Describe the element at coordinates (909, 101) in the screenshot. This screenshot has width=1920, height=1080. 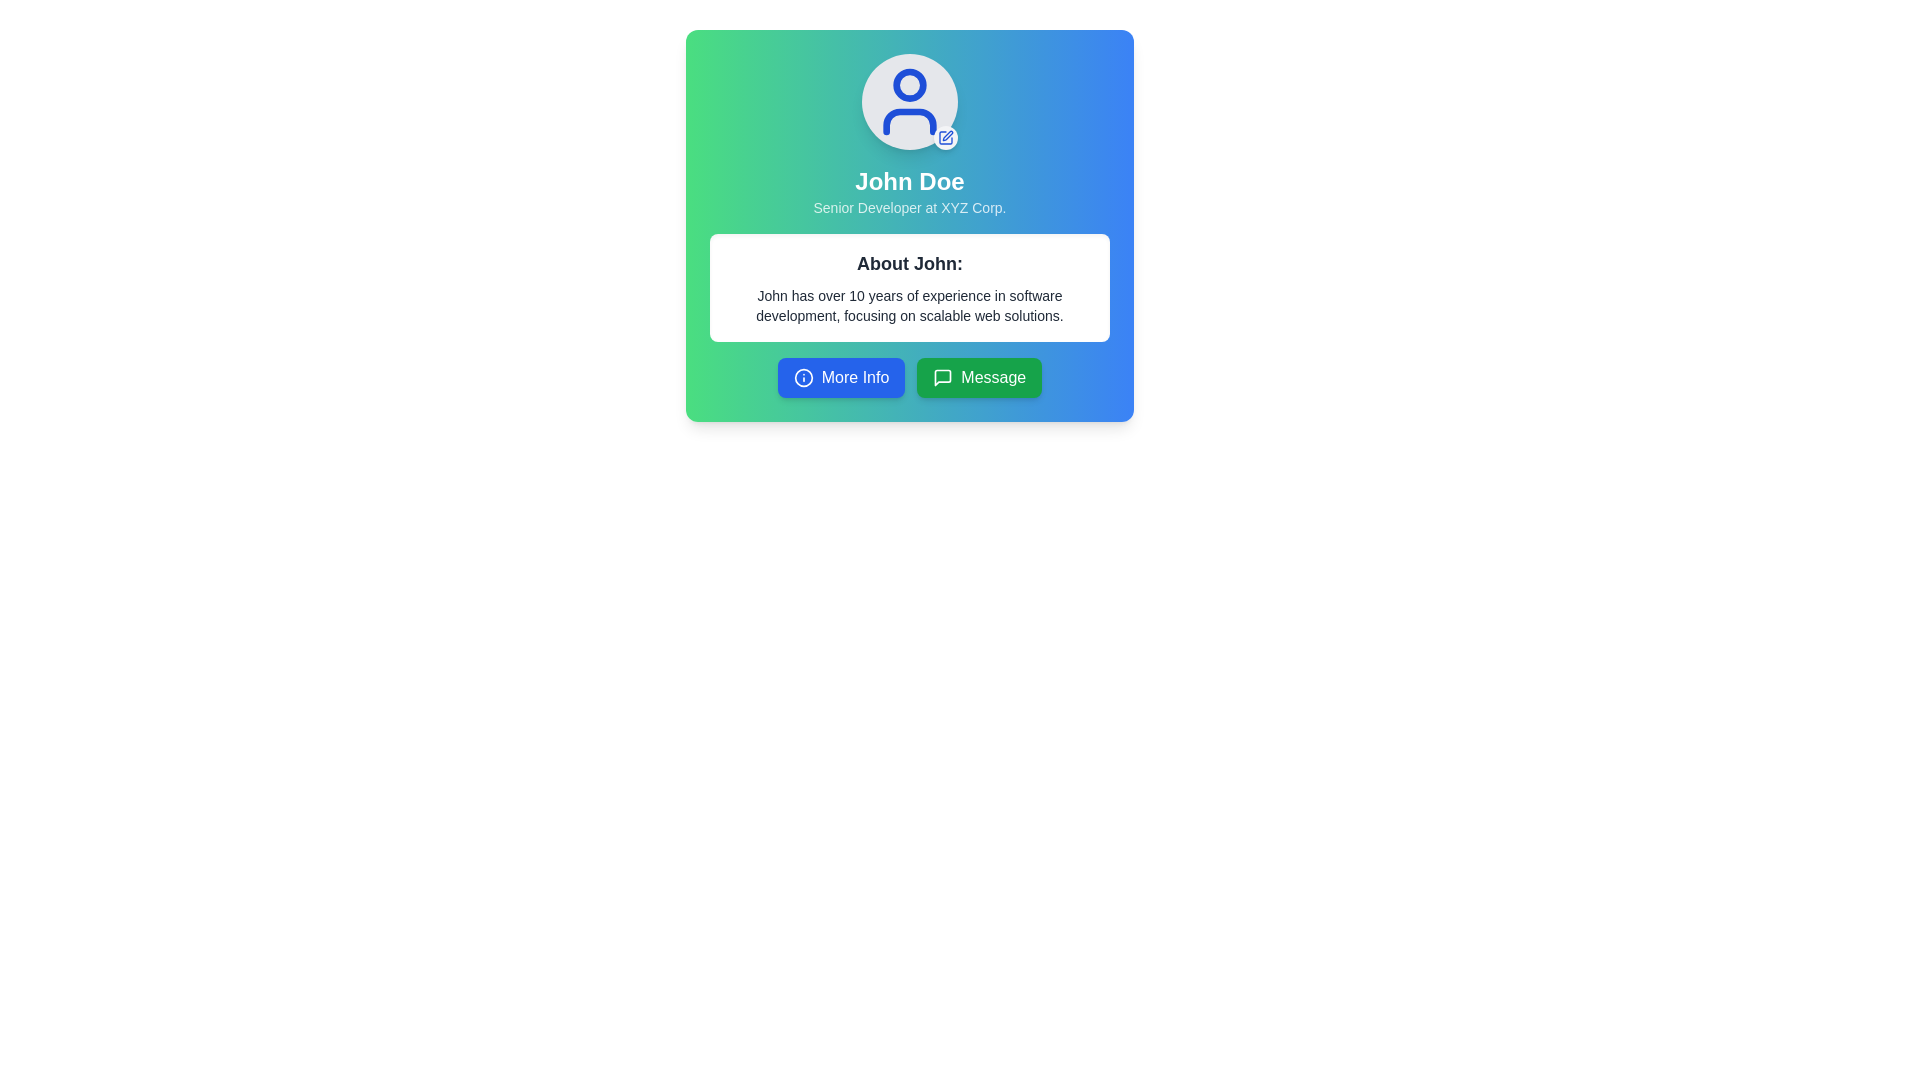
I see `the user avatar icon located at the top center of the profile card` at that location.